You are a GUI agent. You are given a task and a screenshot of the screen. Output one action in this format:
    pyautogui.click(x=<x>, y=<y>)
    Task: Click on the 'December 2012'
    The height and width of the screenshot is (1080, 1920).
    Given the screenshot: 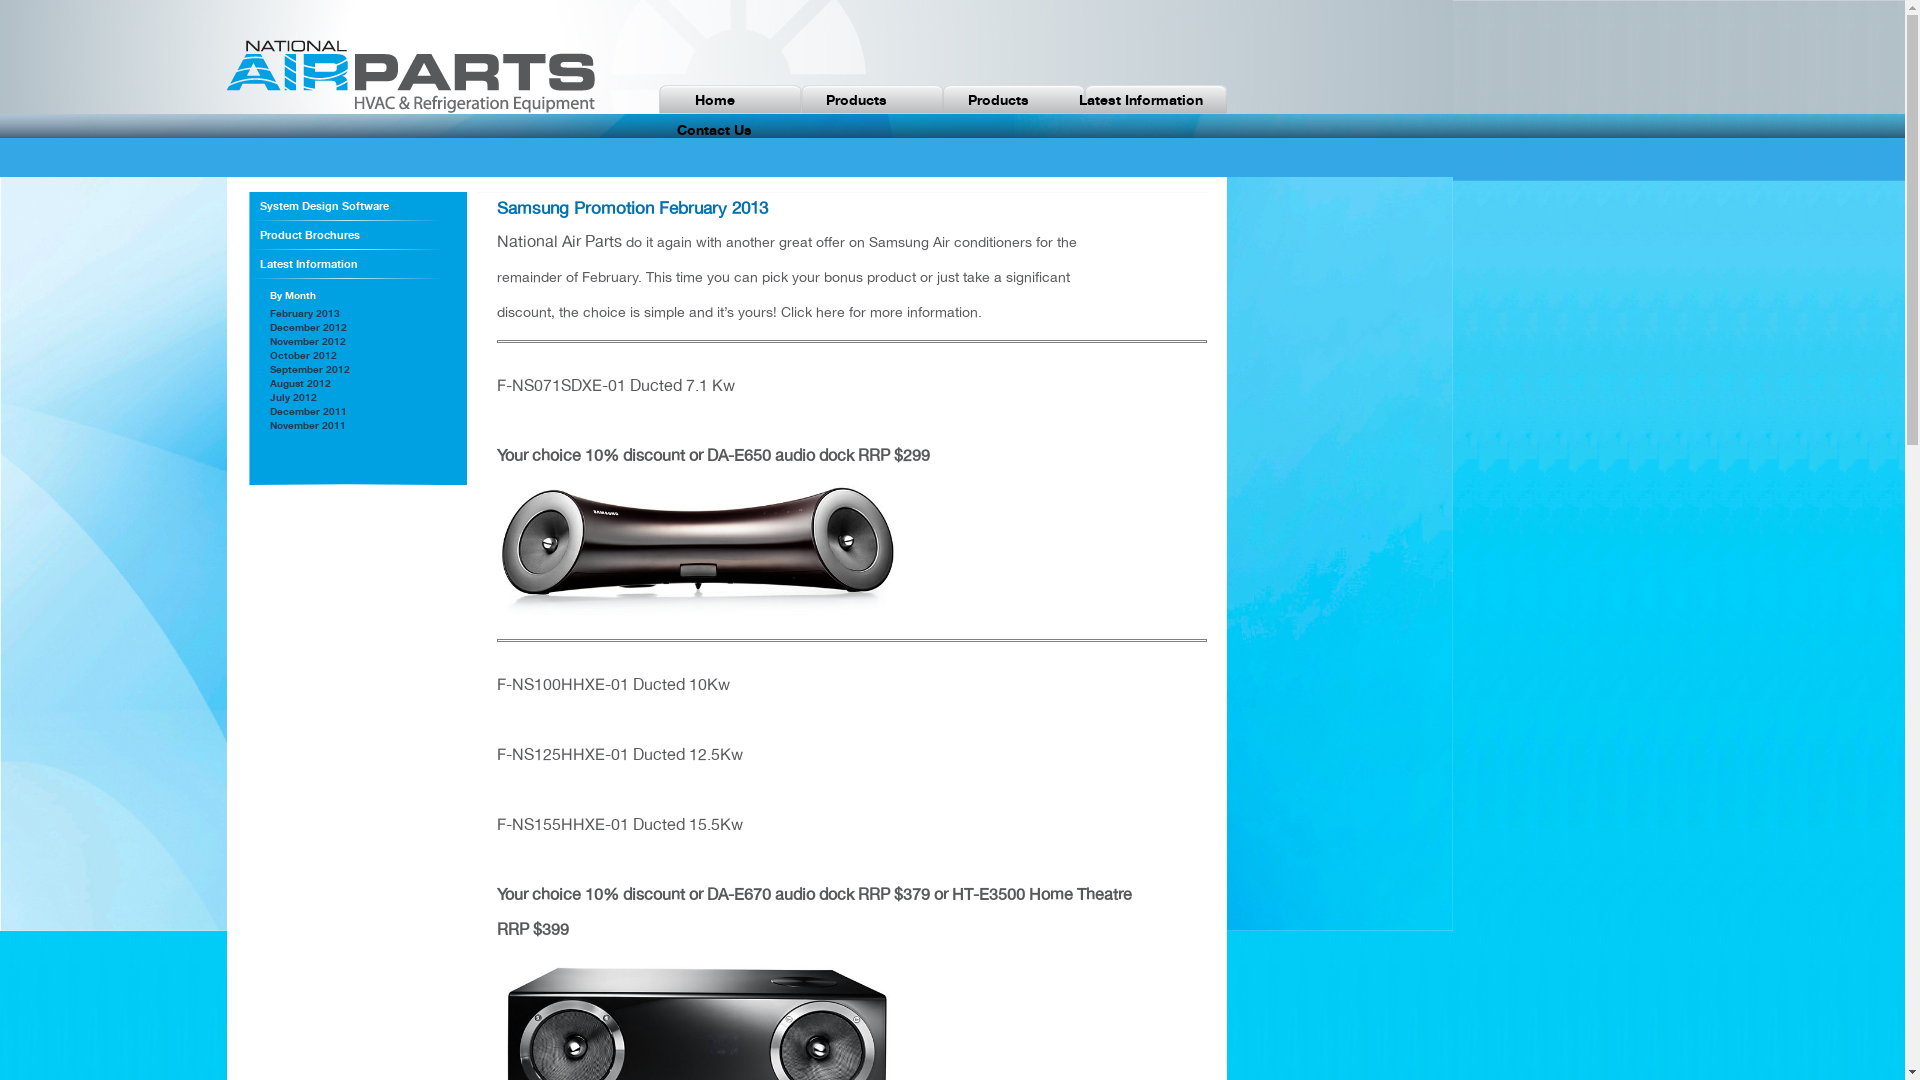 What is the action you would take?
    pyautogui.click(x=268, y=326)
    